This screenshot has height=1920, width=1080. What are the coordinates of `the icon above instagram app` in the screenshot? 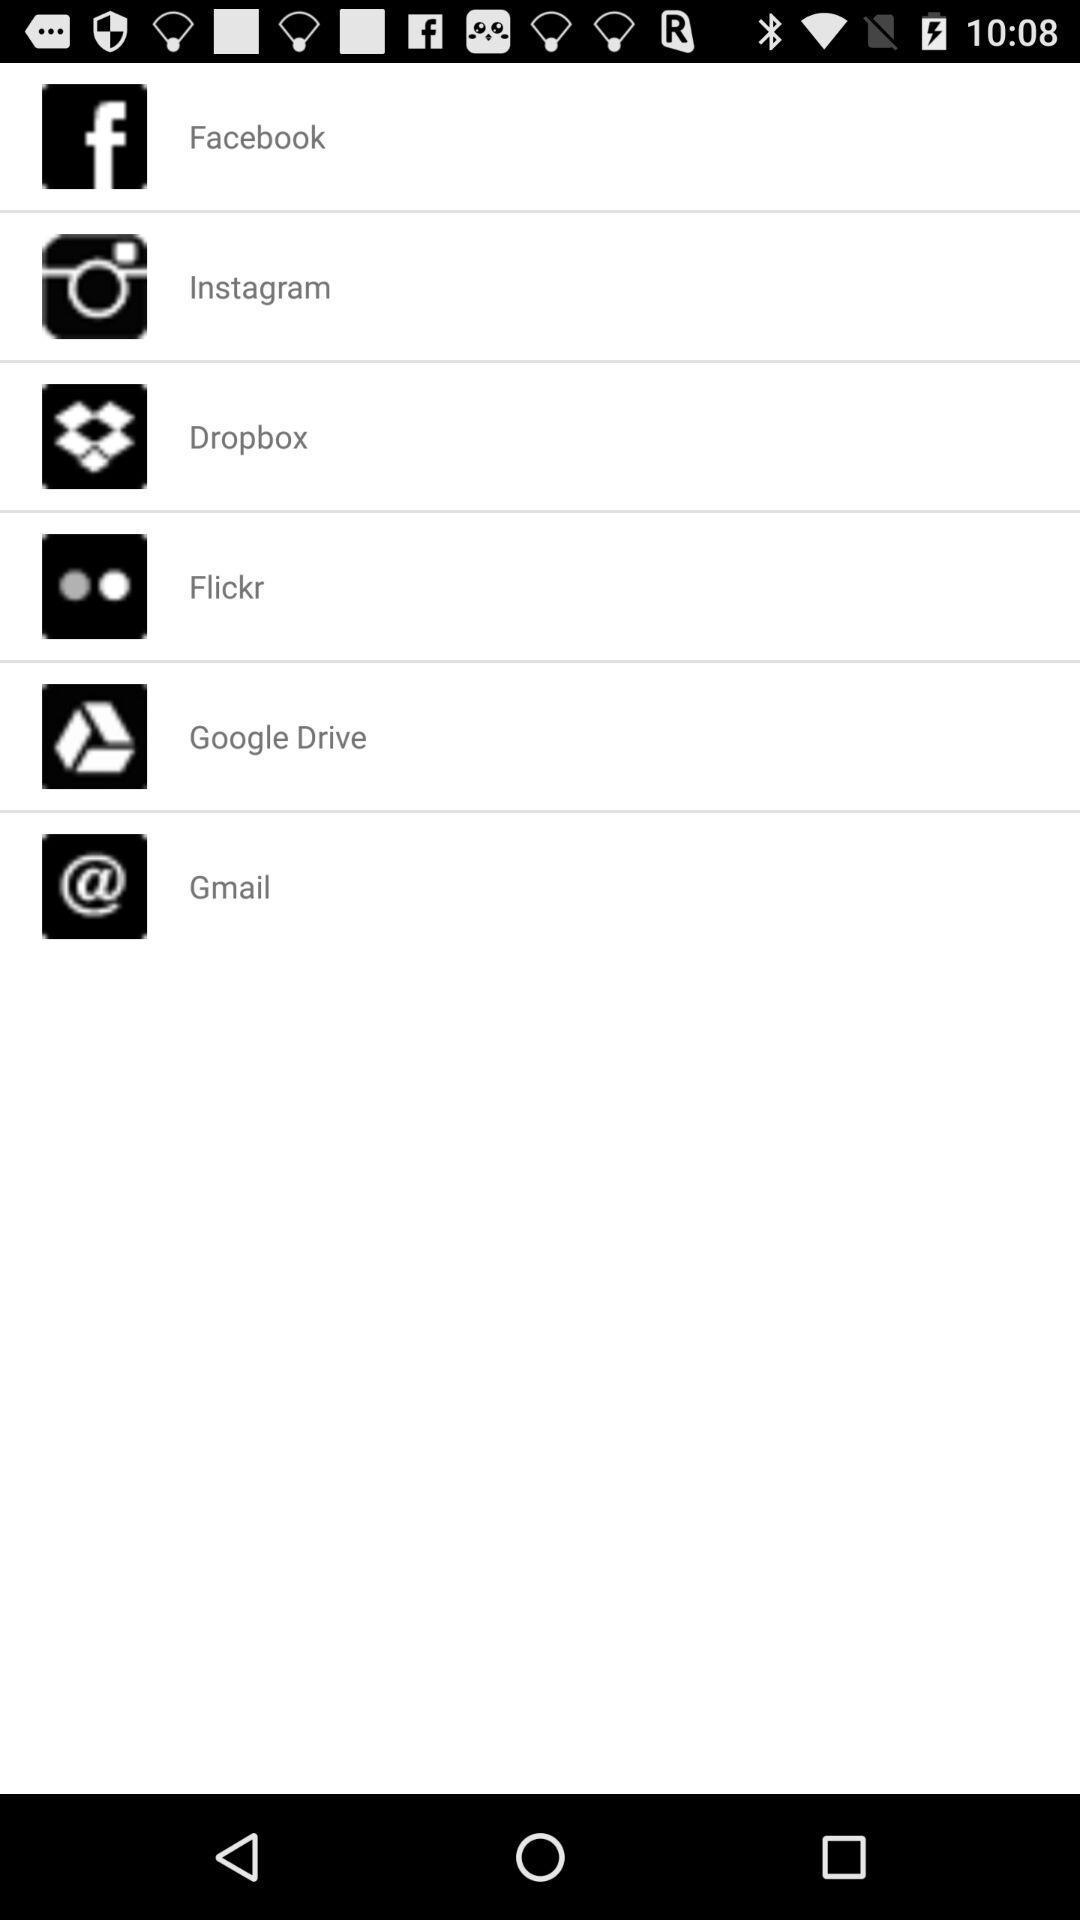 It's located at (256, 135).